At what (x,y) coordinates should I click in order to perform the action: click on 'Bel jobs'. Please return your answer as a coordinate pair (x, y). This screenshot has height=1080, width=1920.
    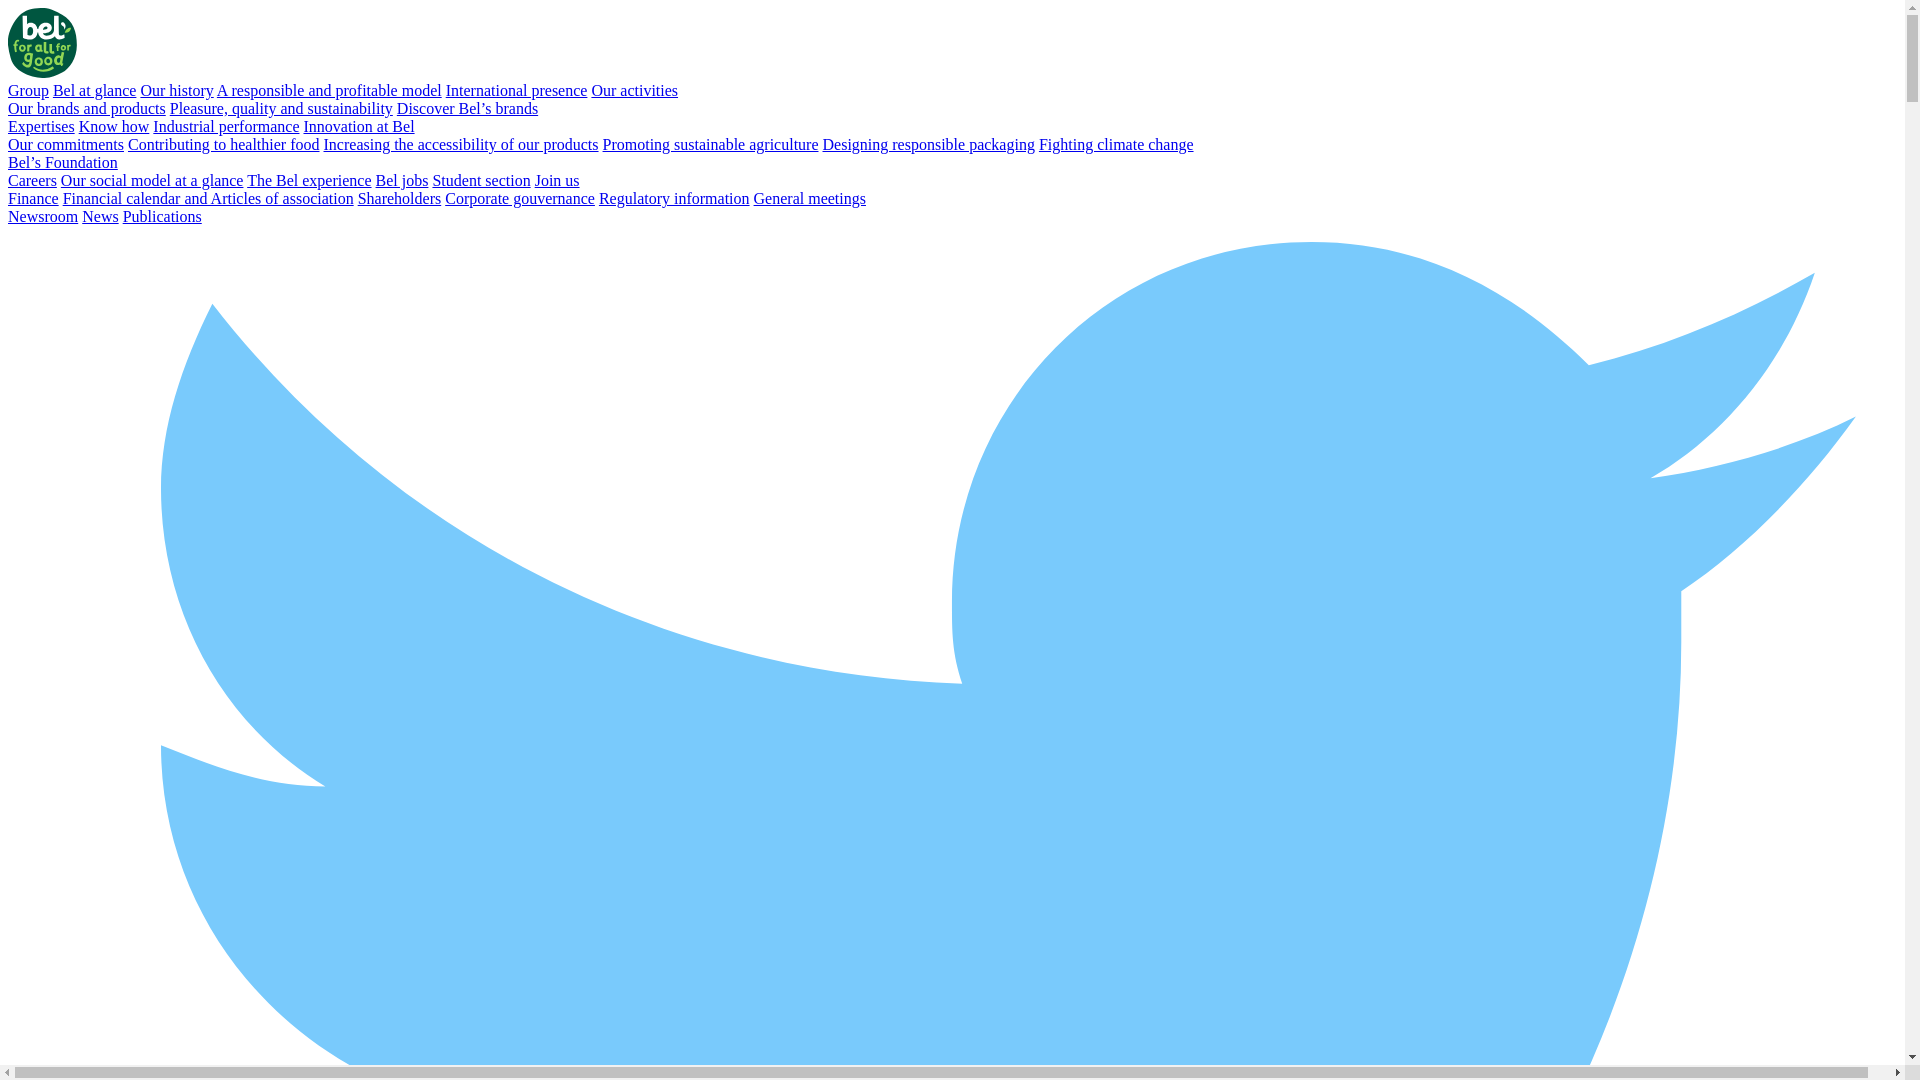
    Looking at the image, I should click on (401, 180).